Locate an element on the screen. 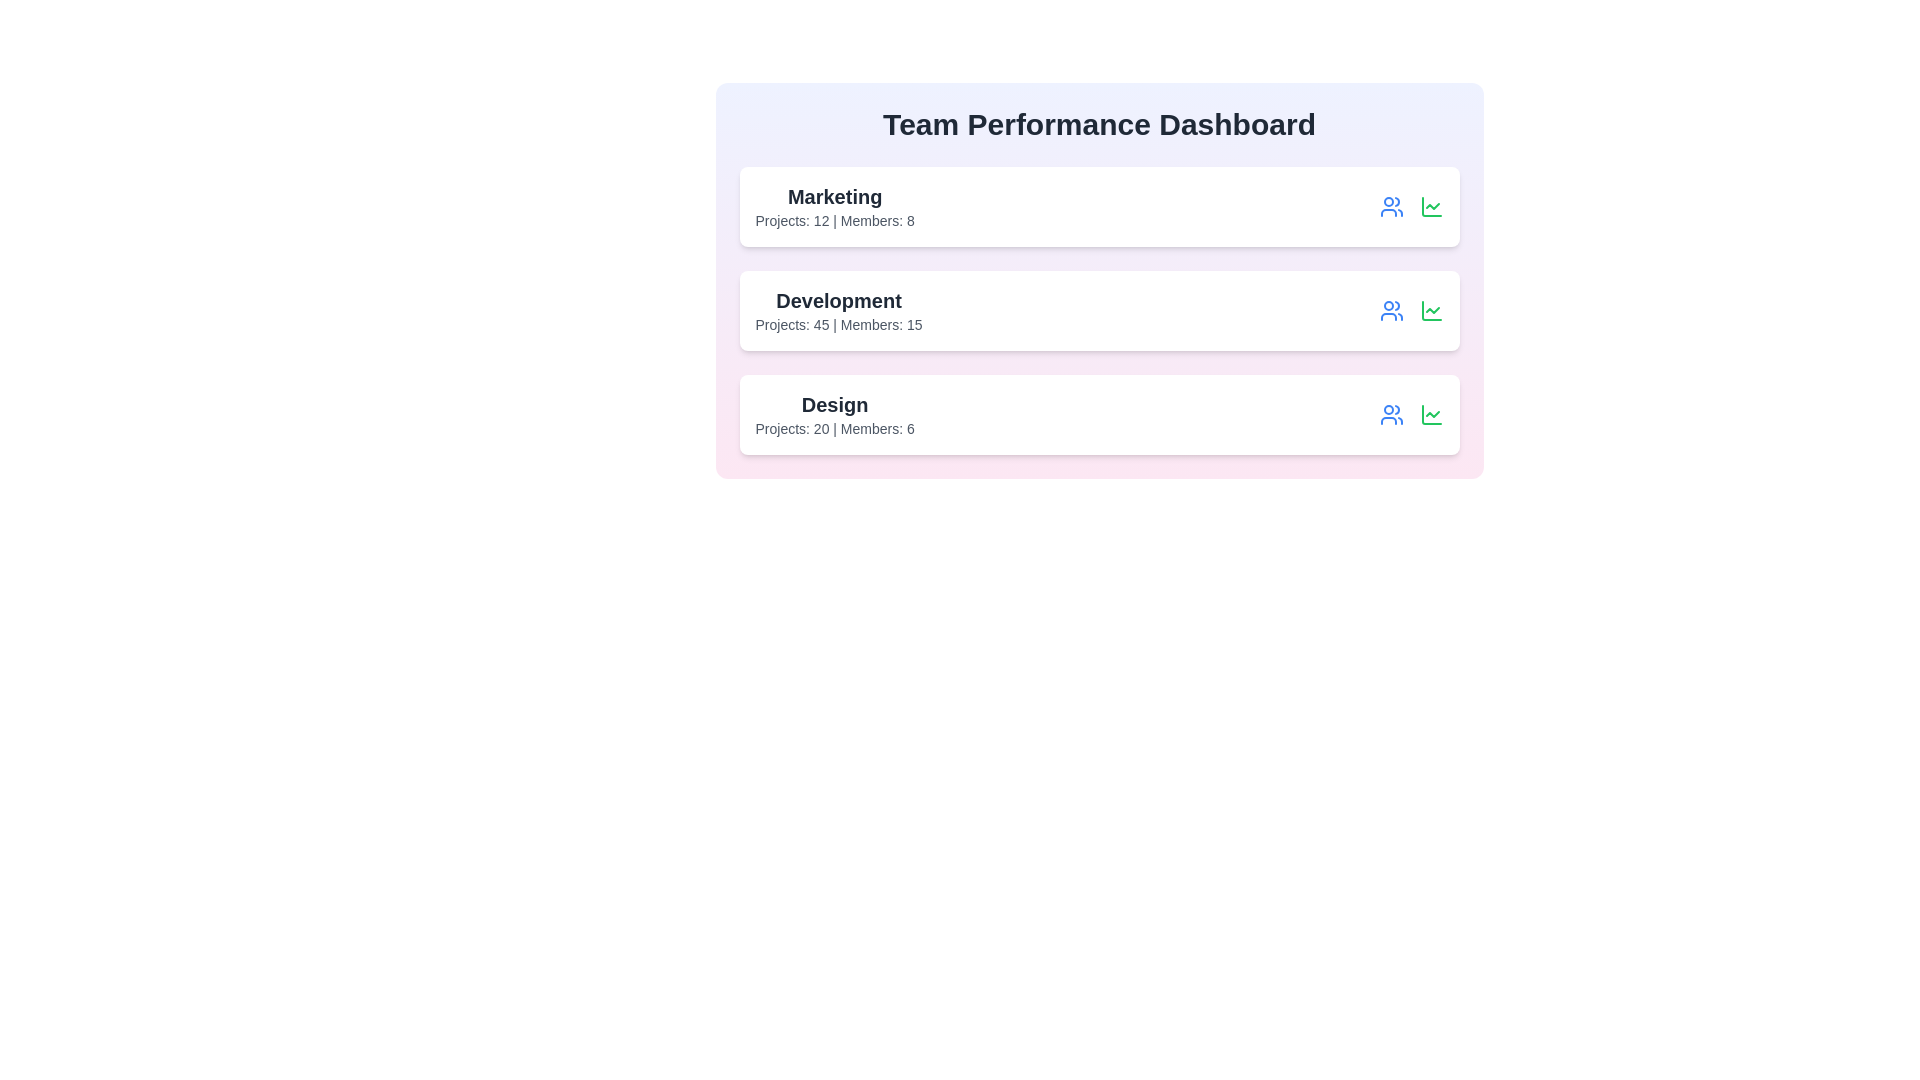  the user icon for the Development team is located at coordinates (1390, 311).